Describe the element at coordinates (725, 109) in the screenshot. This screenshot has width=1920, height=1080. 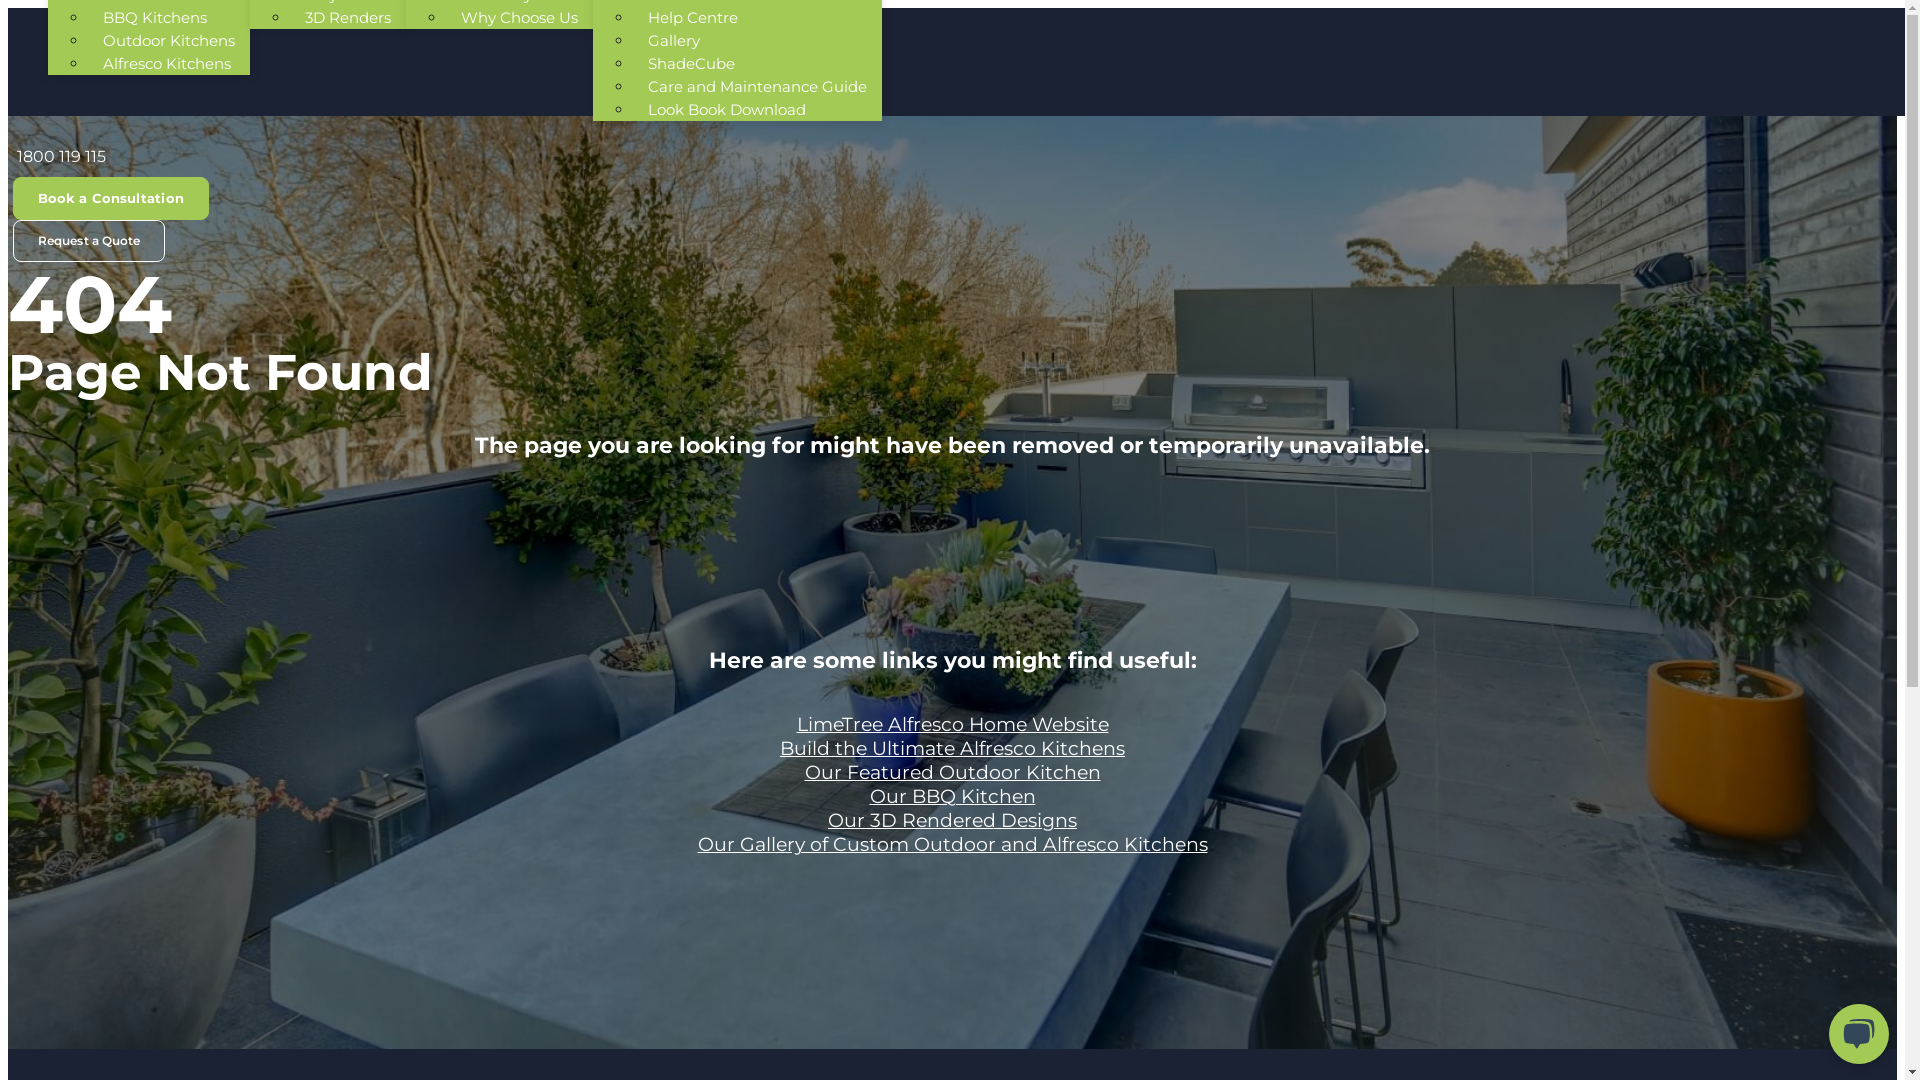
I see `'Look Book Download'` at that location.